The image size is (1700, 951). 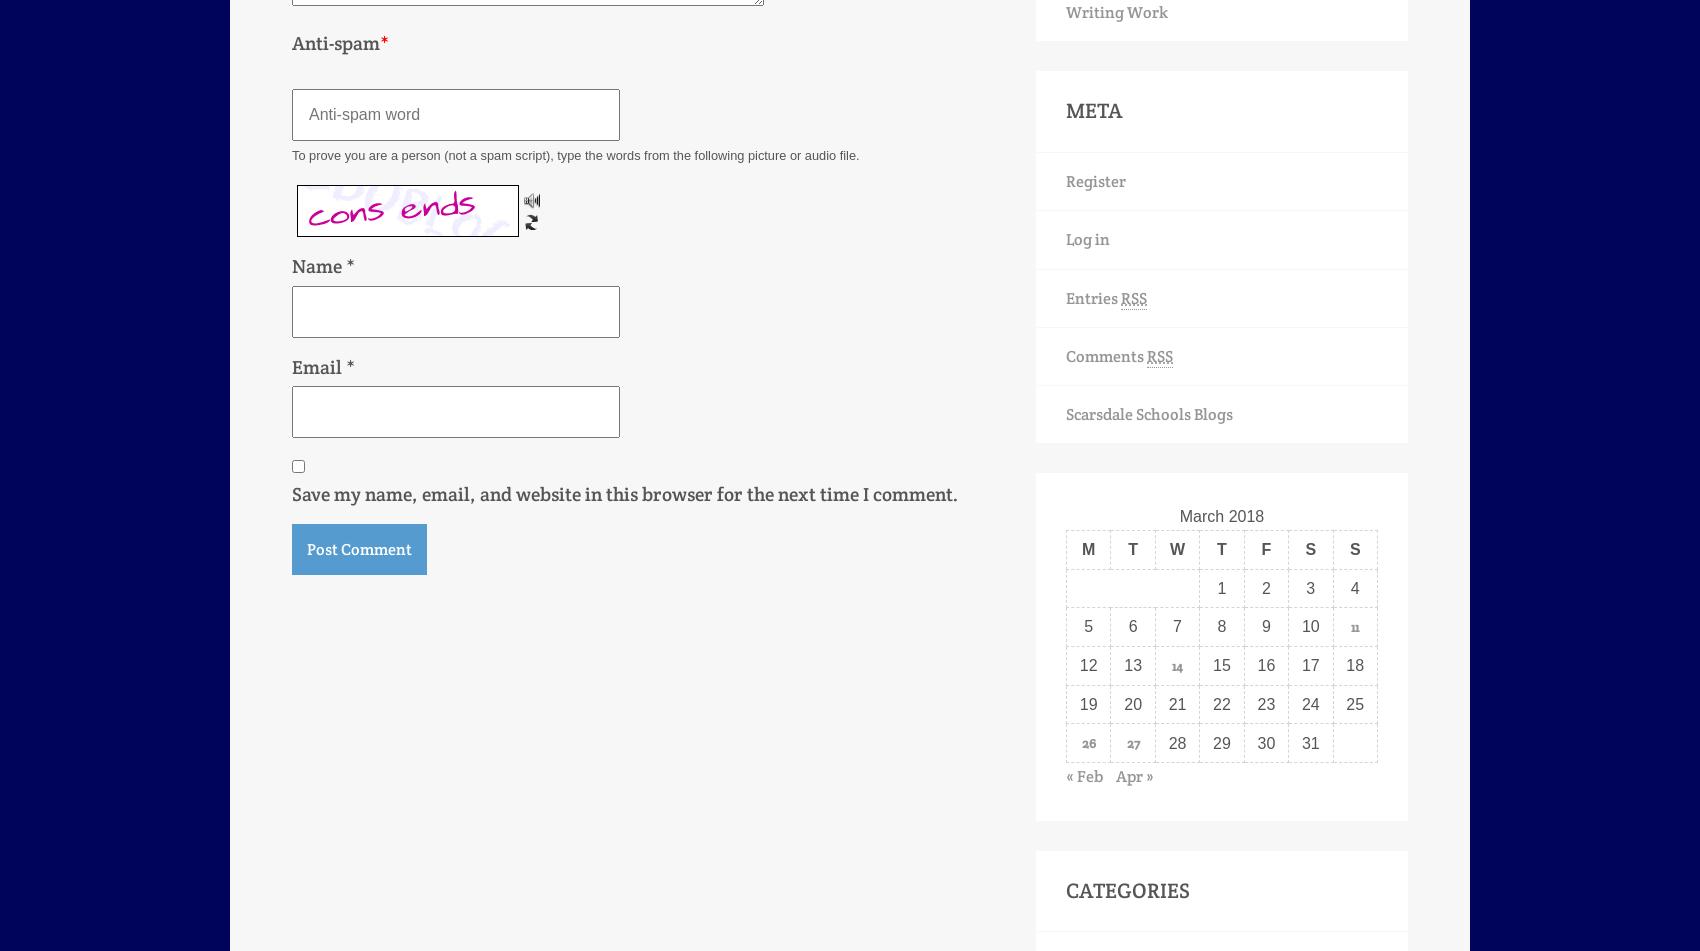 I want to click on 'Categories', so click(x=1127, y=888).